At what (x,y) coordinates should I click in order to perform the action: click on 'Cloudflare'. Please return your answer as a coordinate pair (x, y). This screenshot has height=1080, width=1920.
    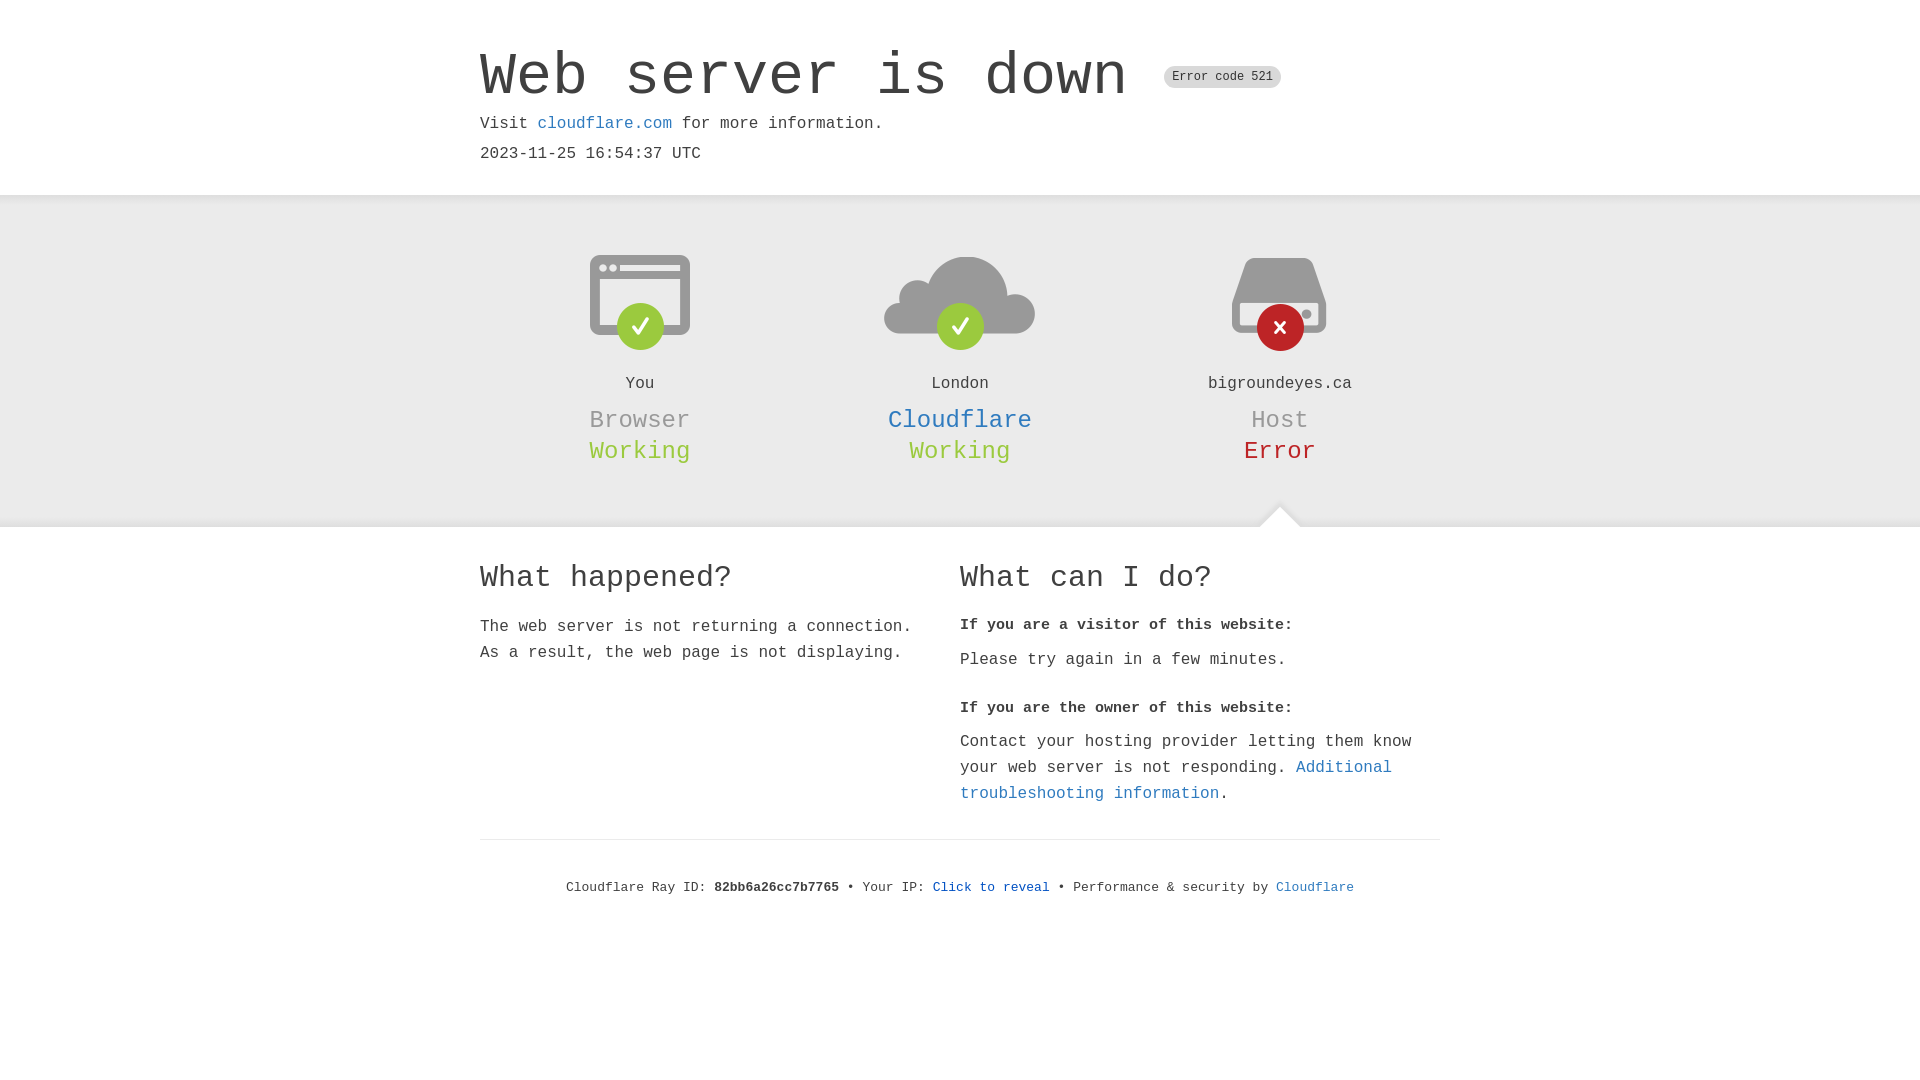
    Looking at the image, I should click on (960, 419).